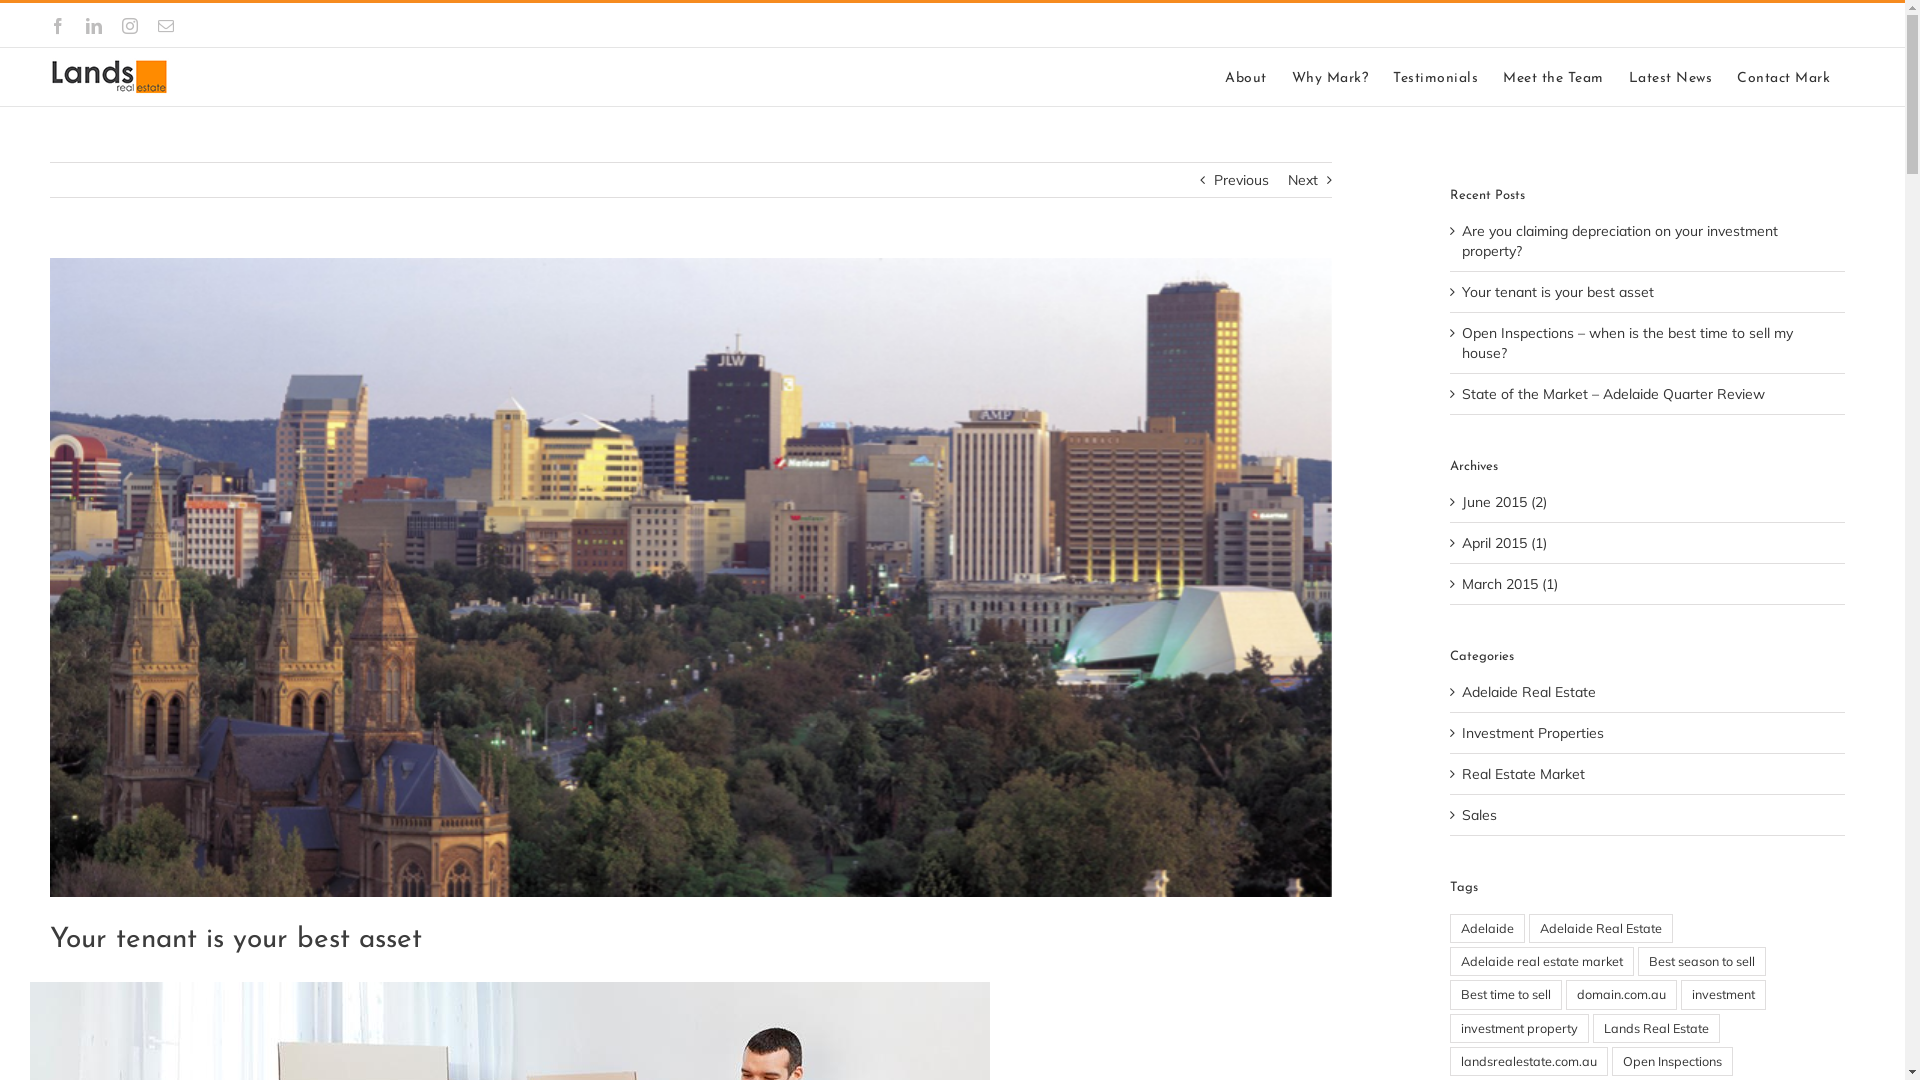 The width and height of the screenshot is (1920, 1080). I want to click on 'About', so click(1245, 76).